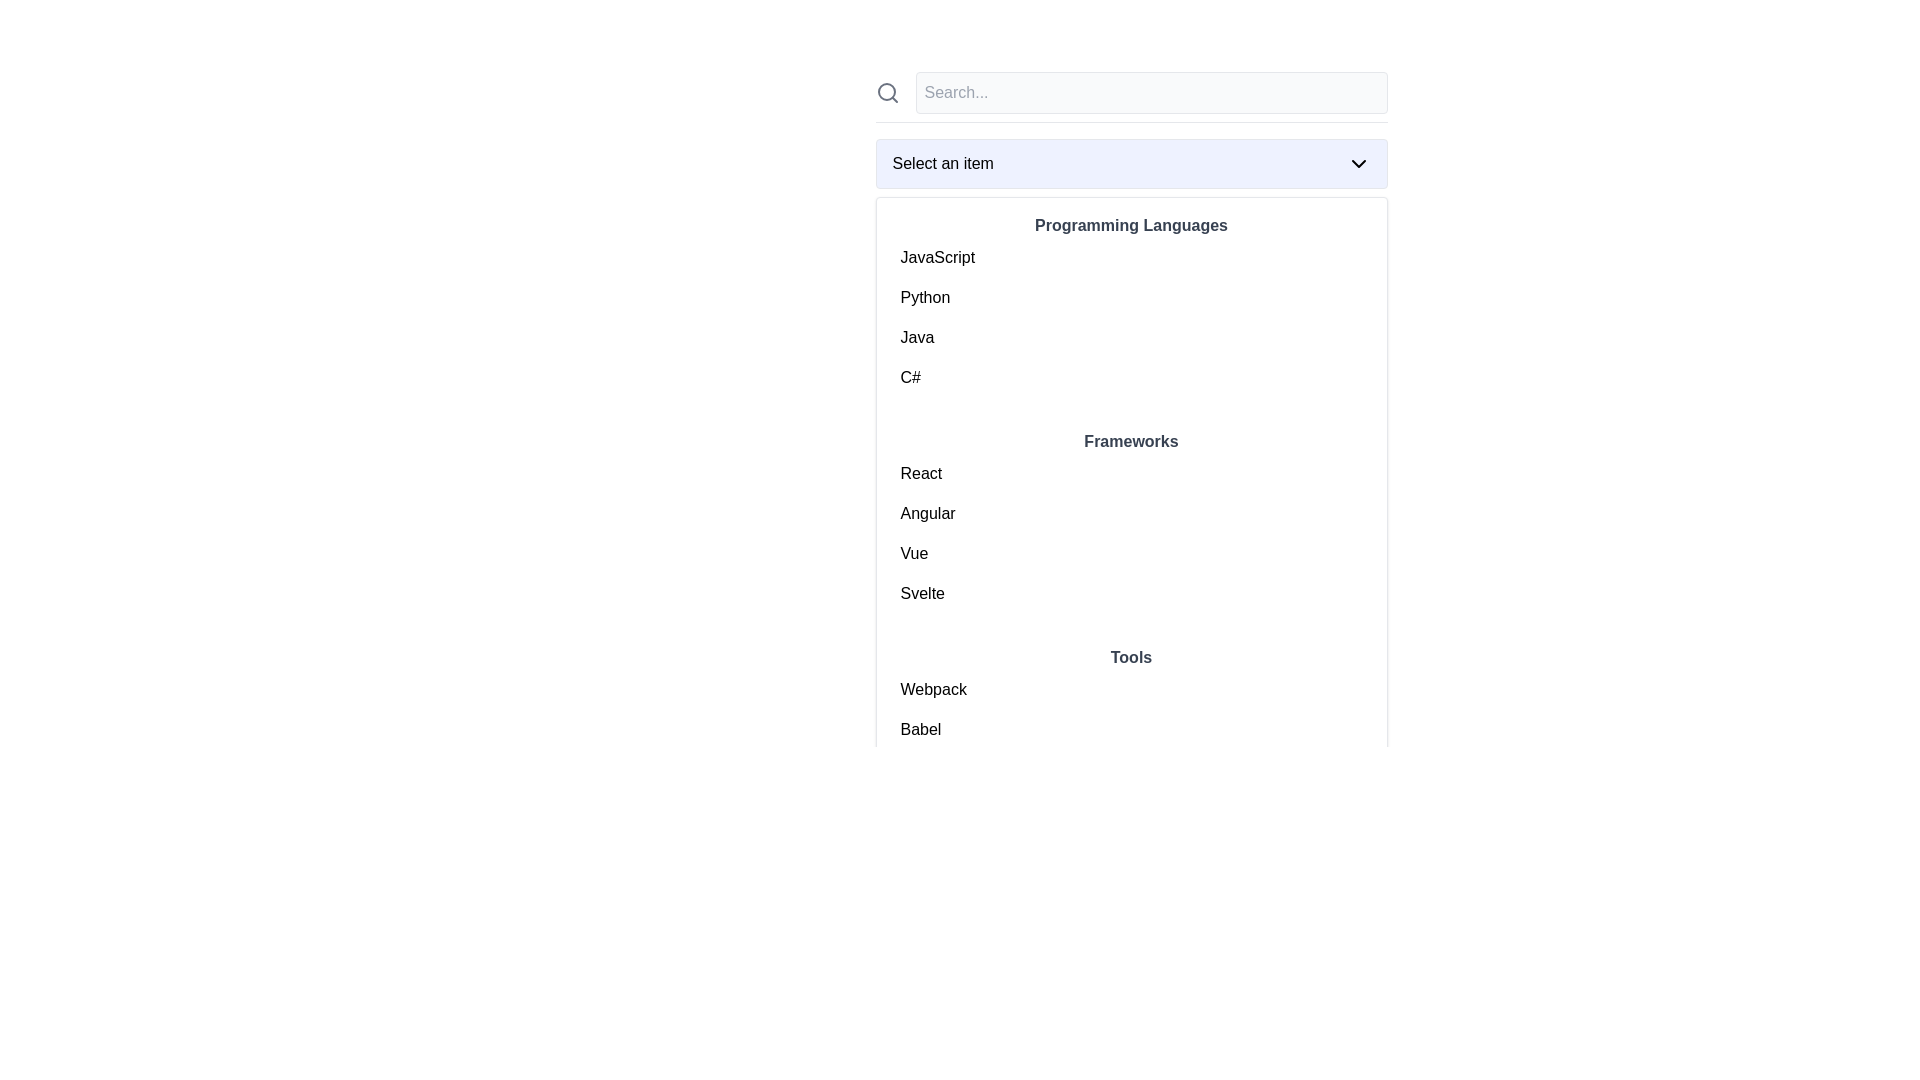 This screenshot has width=1920, height=1080. Describe the element at coordinates (1131, 593) in the screenshot. I see `the fourth list item in the 'Frameworks' category, which relates to the 'Svelte' framework` at that location.